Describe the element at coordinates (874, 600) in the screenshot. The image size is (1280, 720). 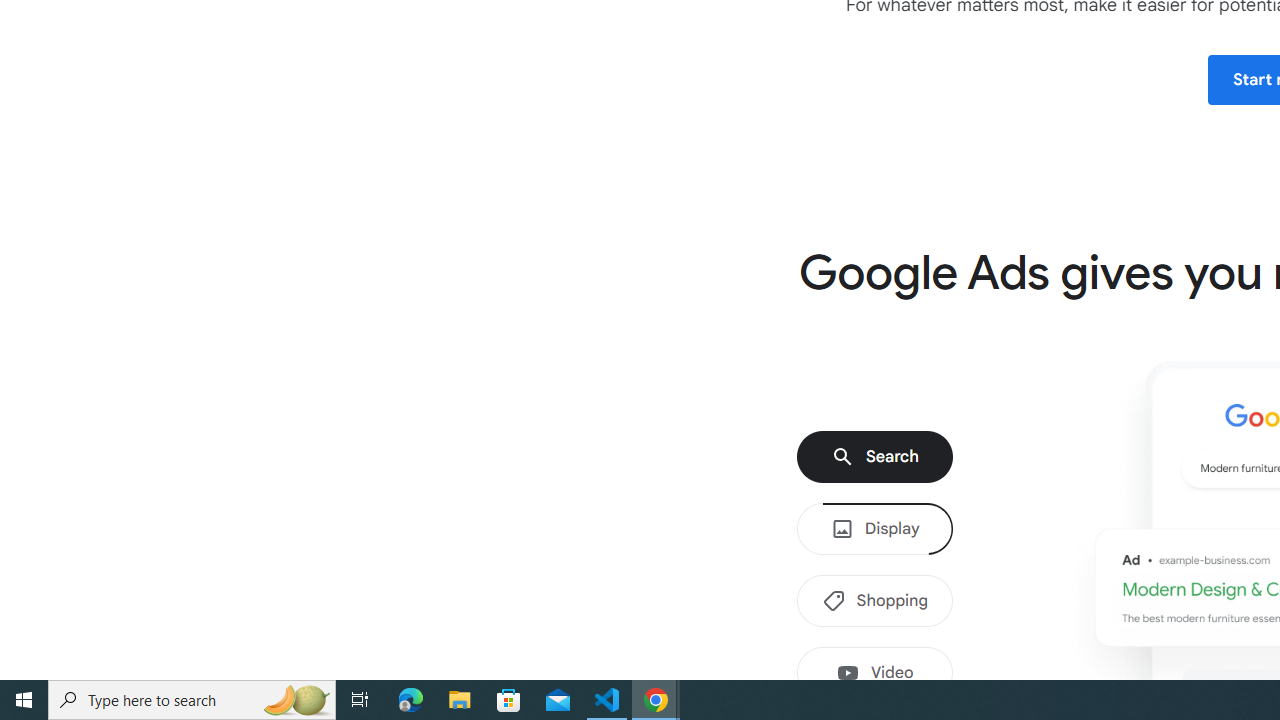
I see `'Shopping'` at that location.